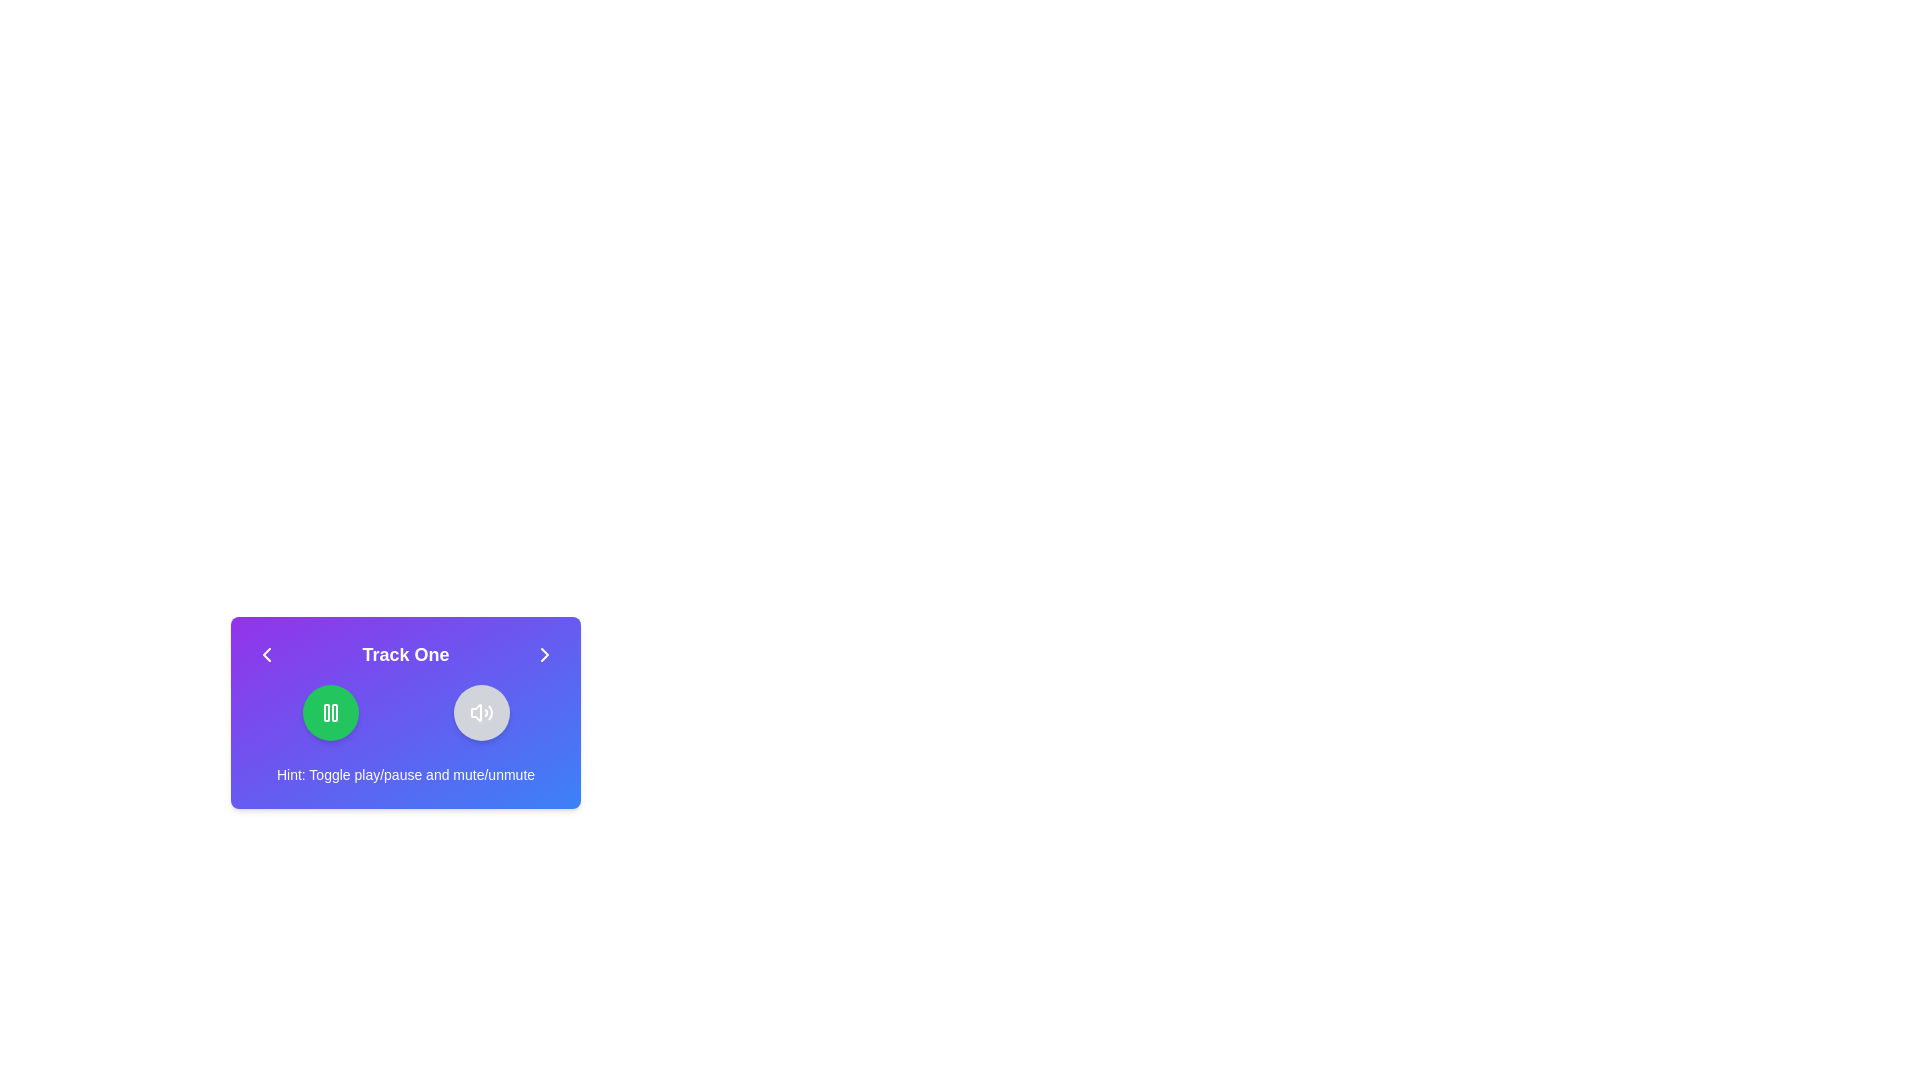 This screenshot has height=1080, width=1920. What do you see at coordinates (330, 712) in the screenshot?
I see `the green circular 'pause' button with a white icon` at bounding box center [330, 712].